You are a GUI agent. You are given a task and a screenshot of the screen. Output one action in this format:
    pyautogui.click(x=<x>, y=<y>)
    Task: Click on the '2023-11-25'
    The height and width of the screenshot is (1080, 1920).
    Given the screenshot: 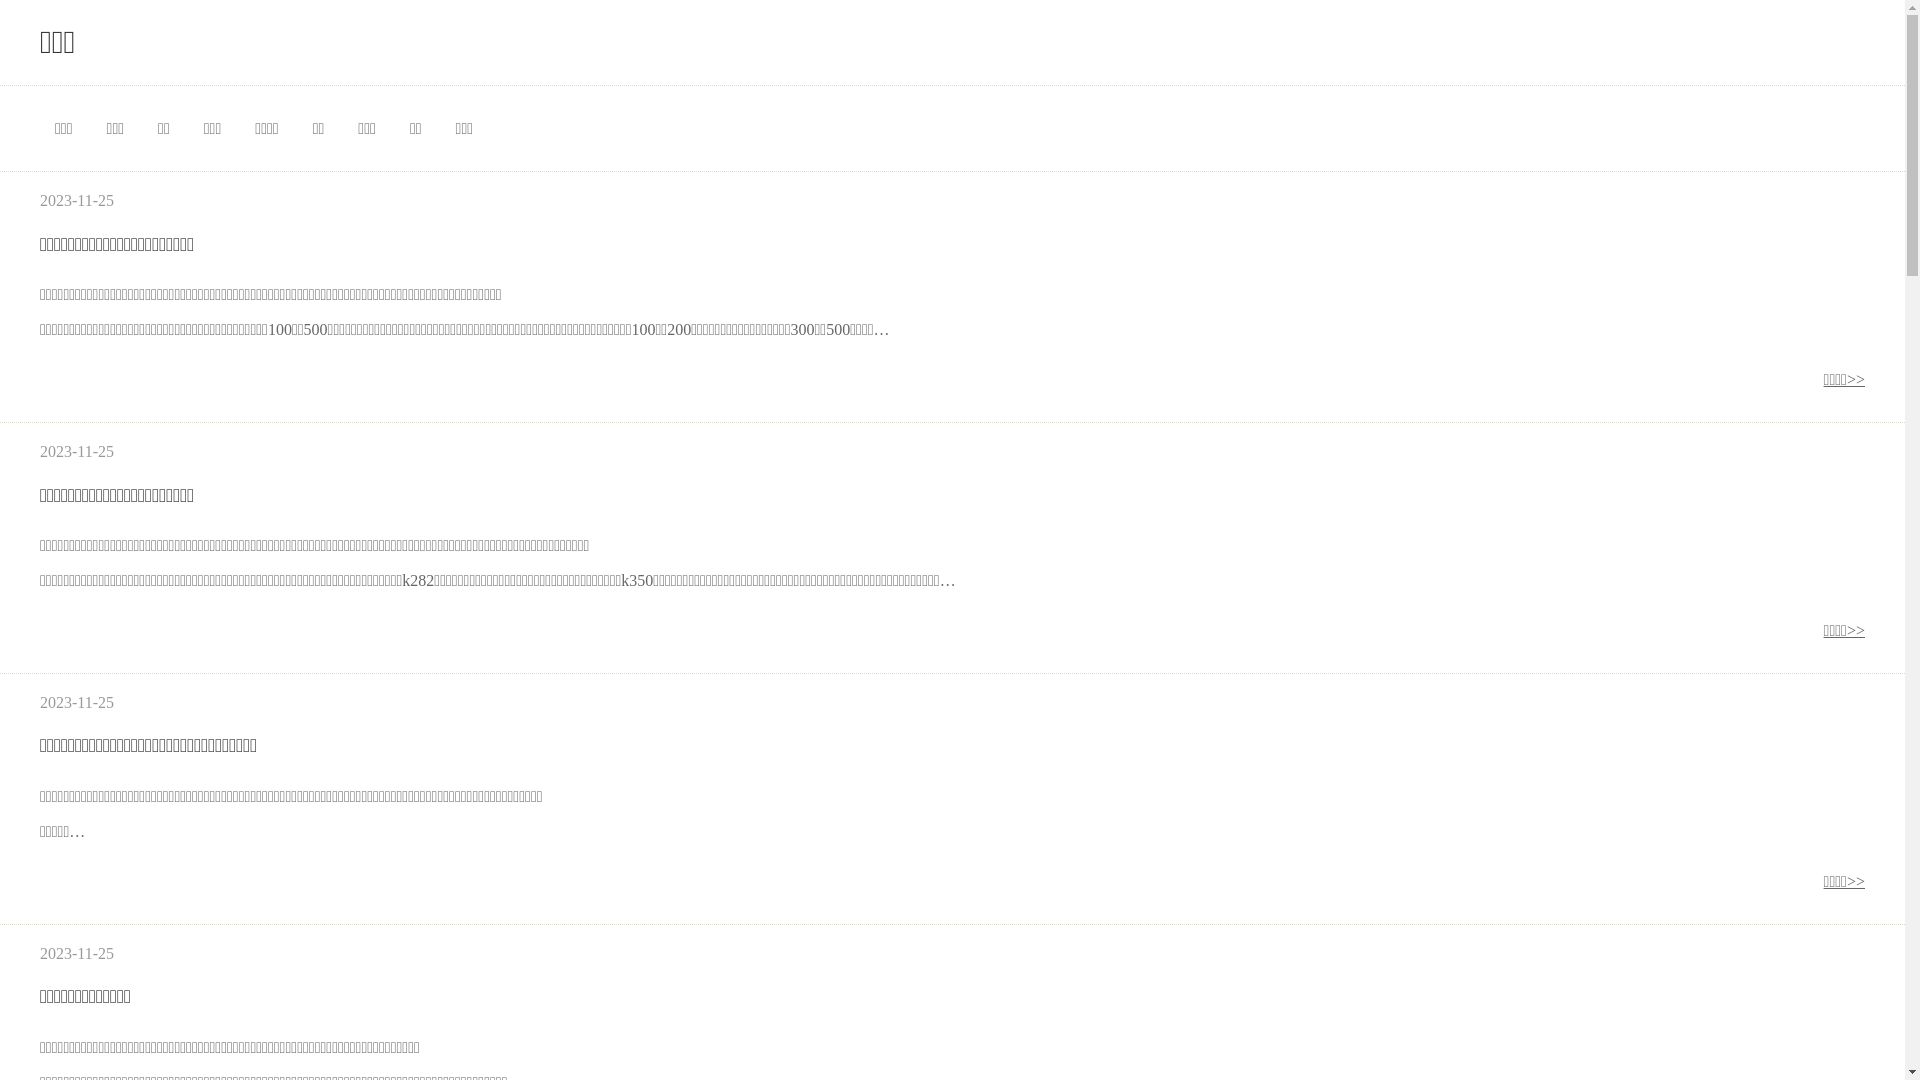 What is the action you would take?
    pyautogui.click(x=76, y=701)
    